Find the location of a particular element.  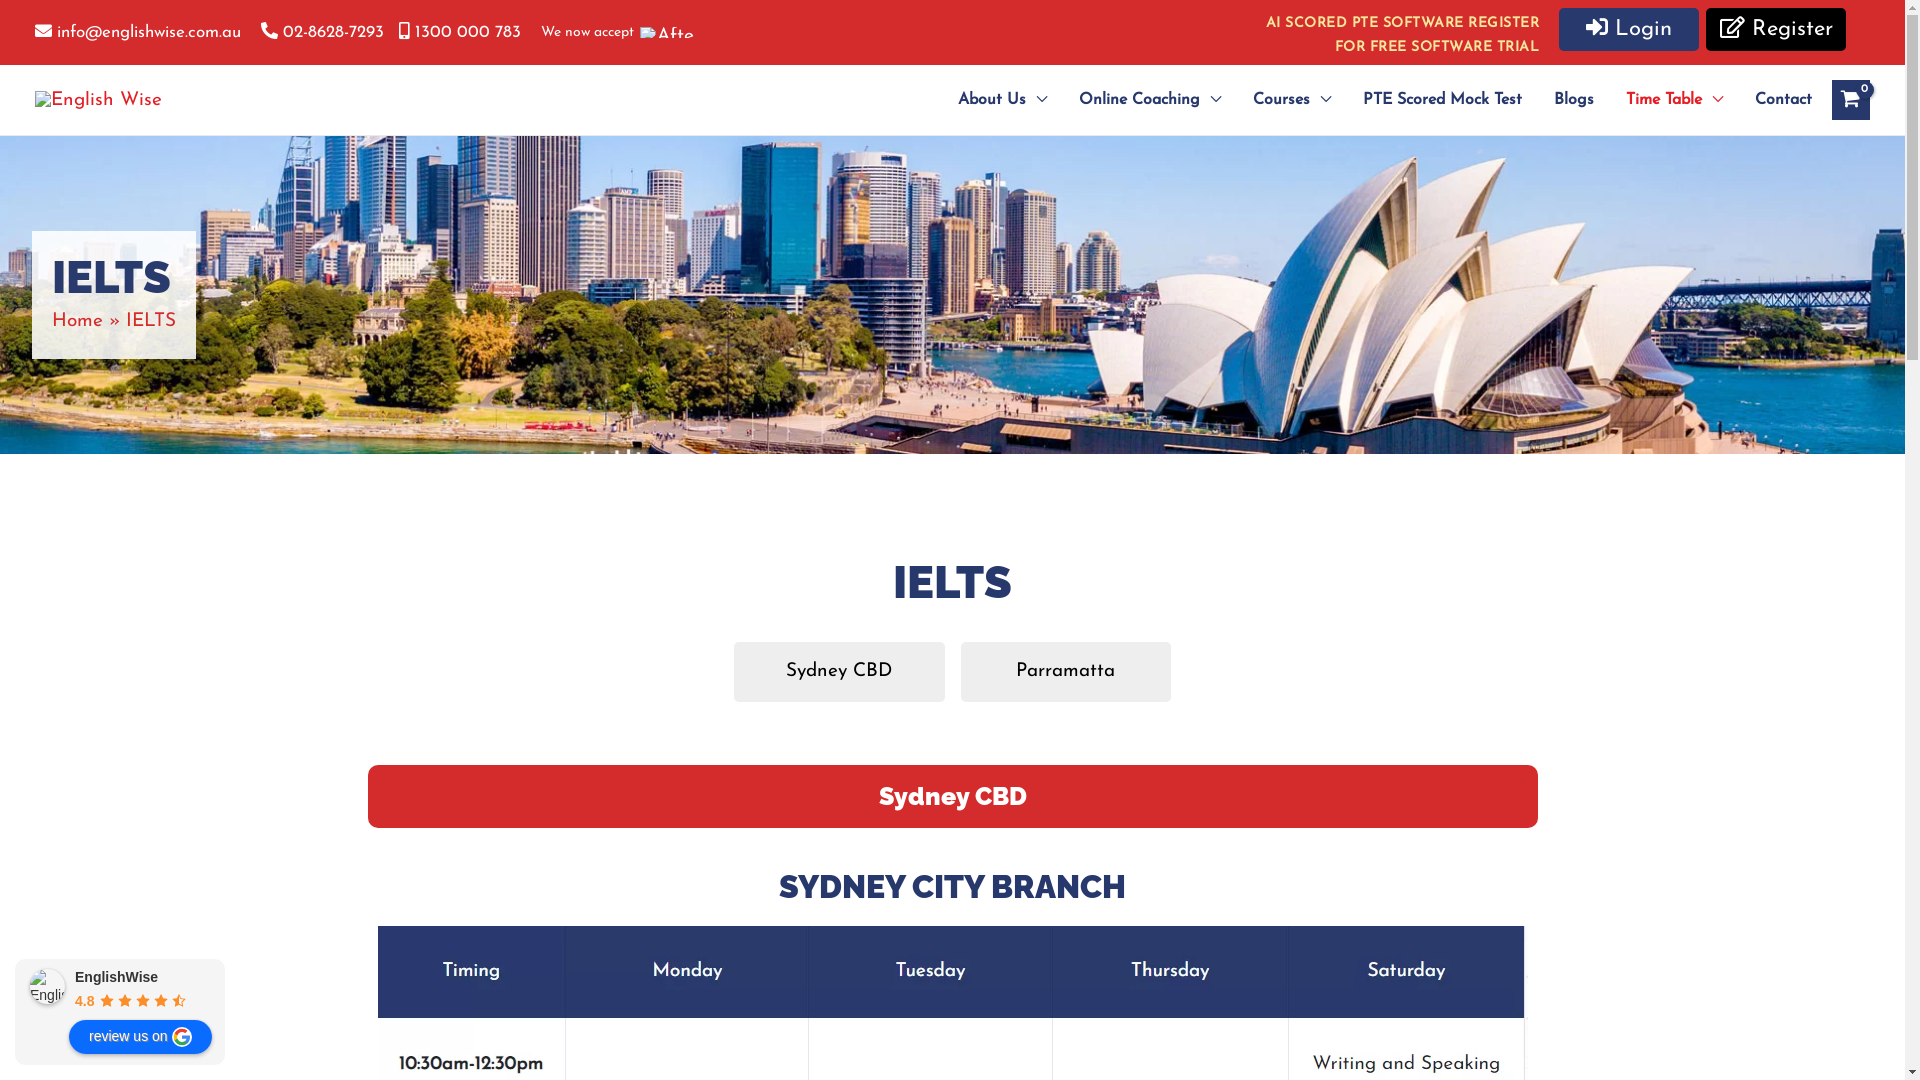

'About Us' is located at coordinates (1002, 100).